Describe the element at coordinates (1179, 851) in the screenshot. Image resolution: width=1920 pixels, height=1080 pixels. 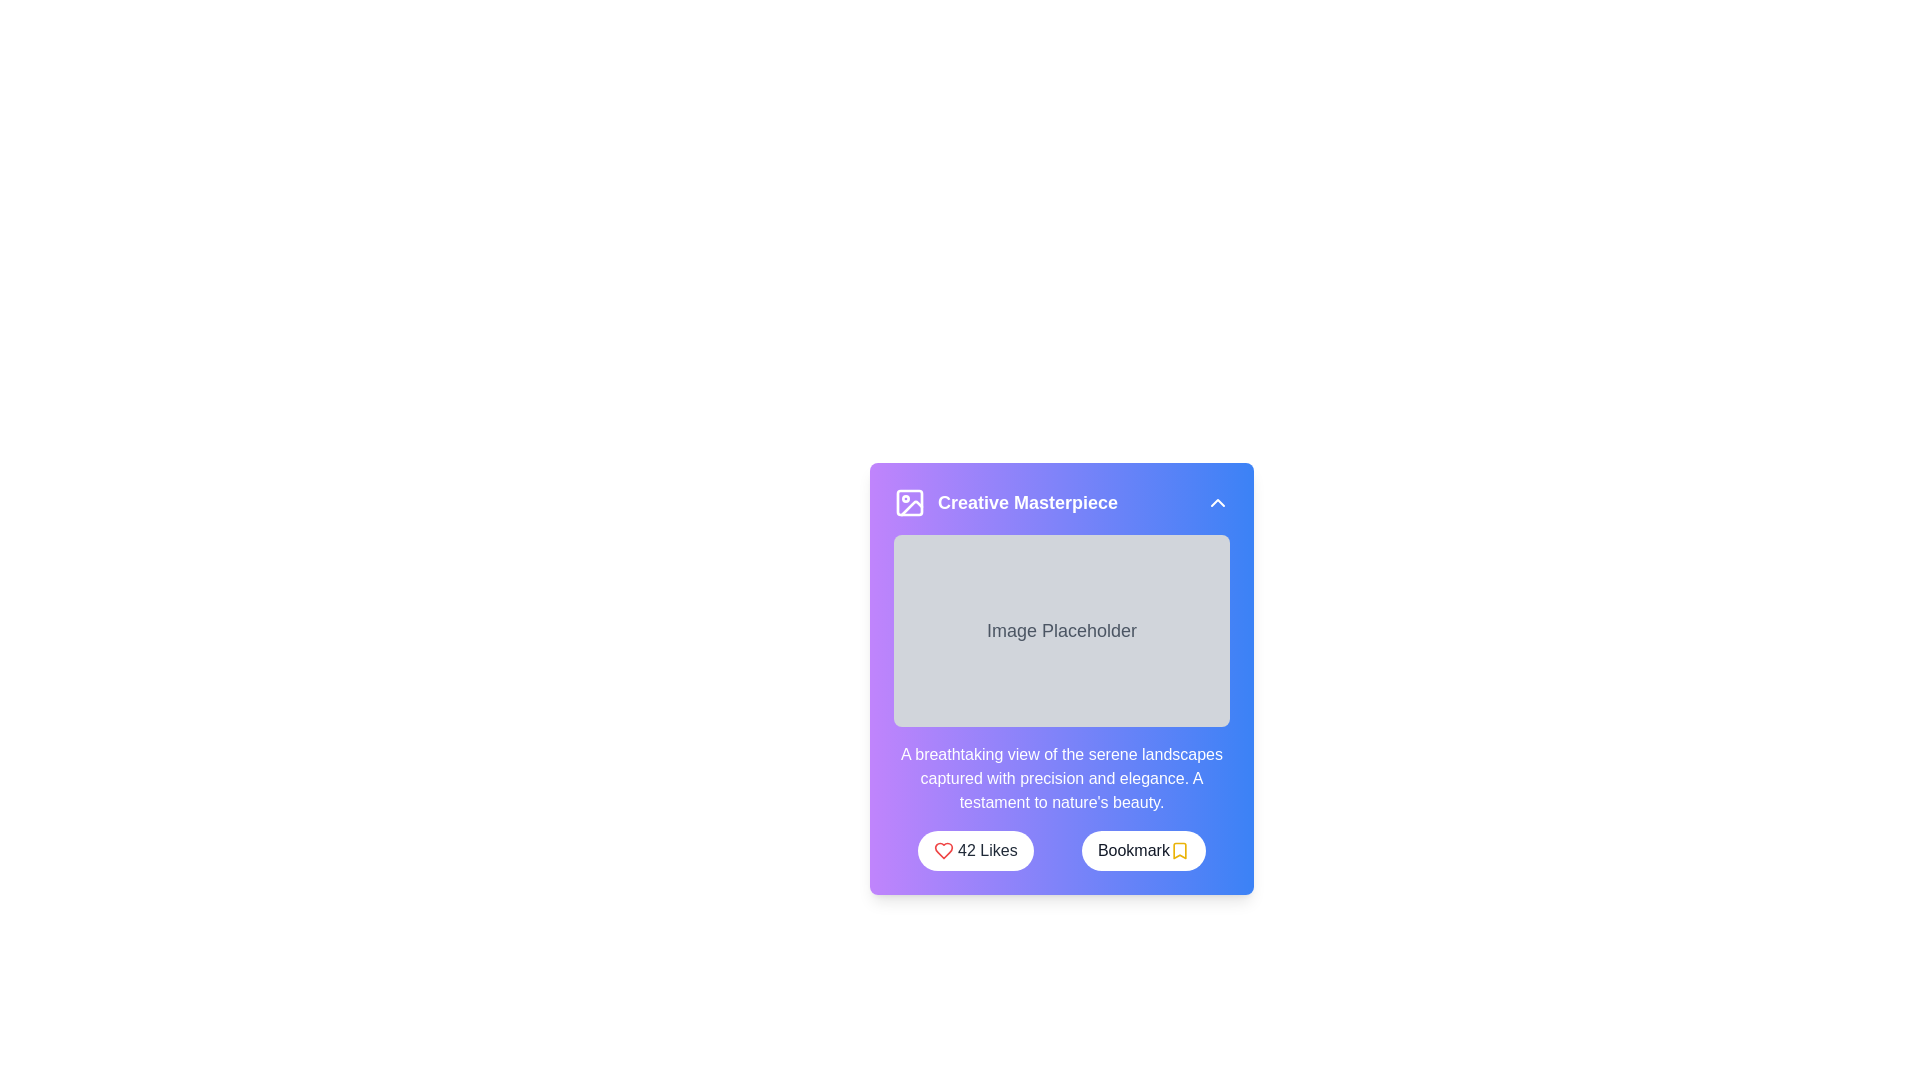
I see `the vibrant yellow bookmark icon within the 'Bookmark' button located at the bottom-right of the card component to bookmark the content` at that location.